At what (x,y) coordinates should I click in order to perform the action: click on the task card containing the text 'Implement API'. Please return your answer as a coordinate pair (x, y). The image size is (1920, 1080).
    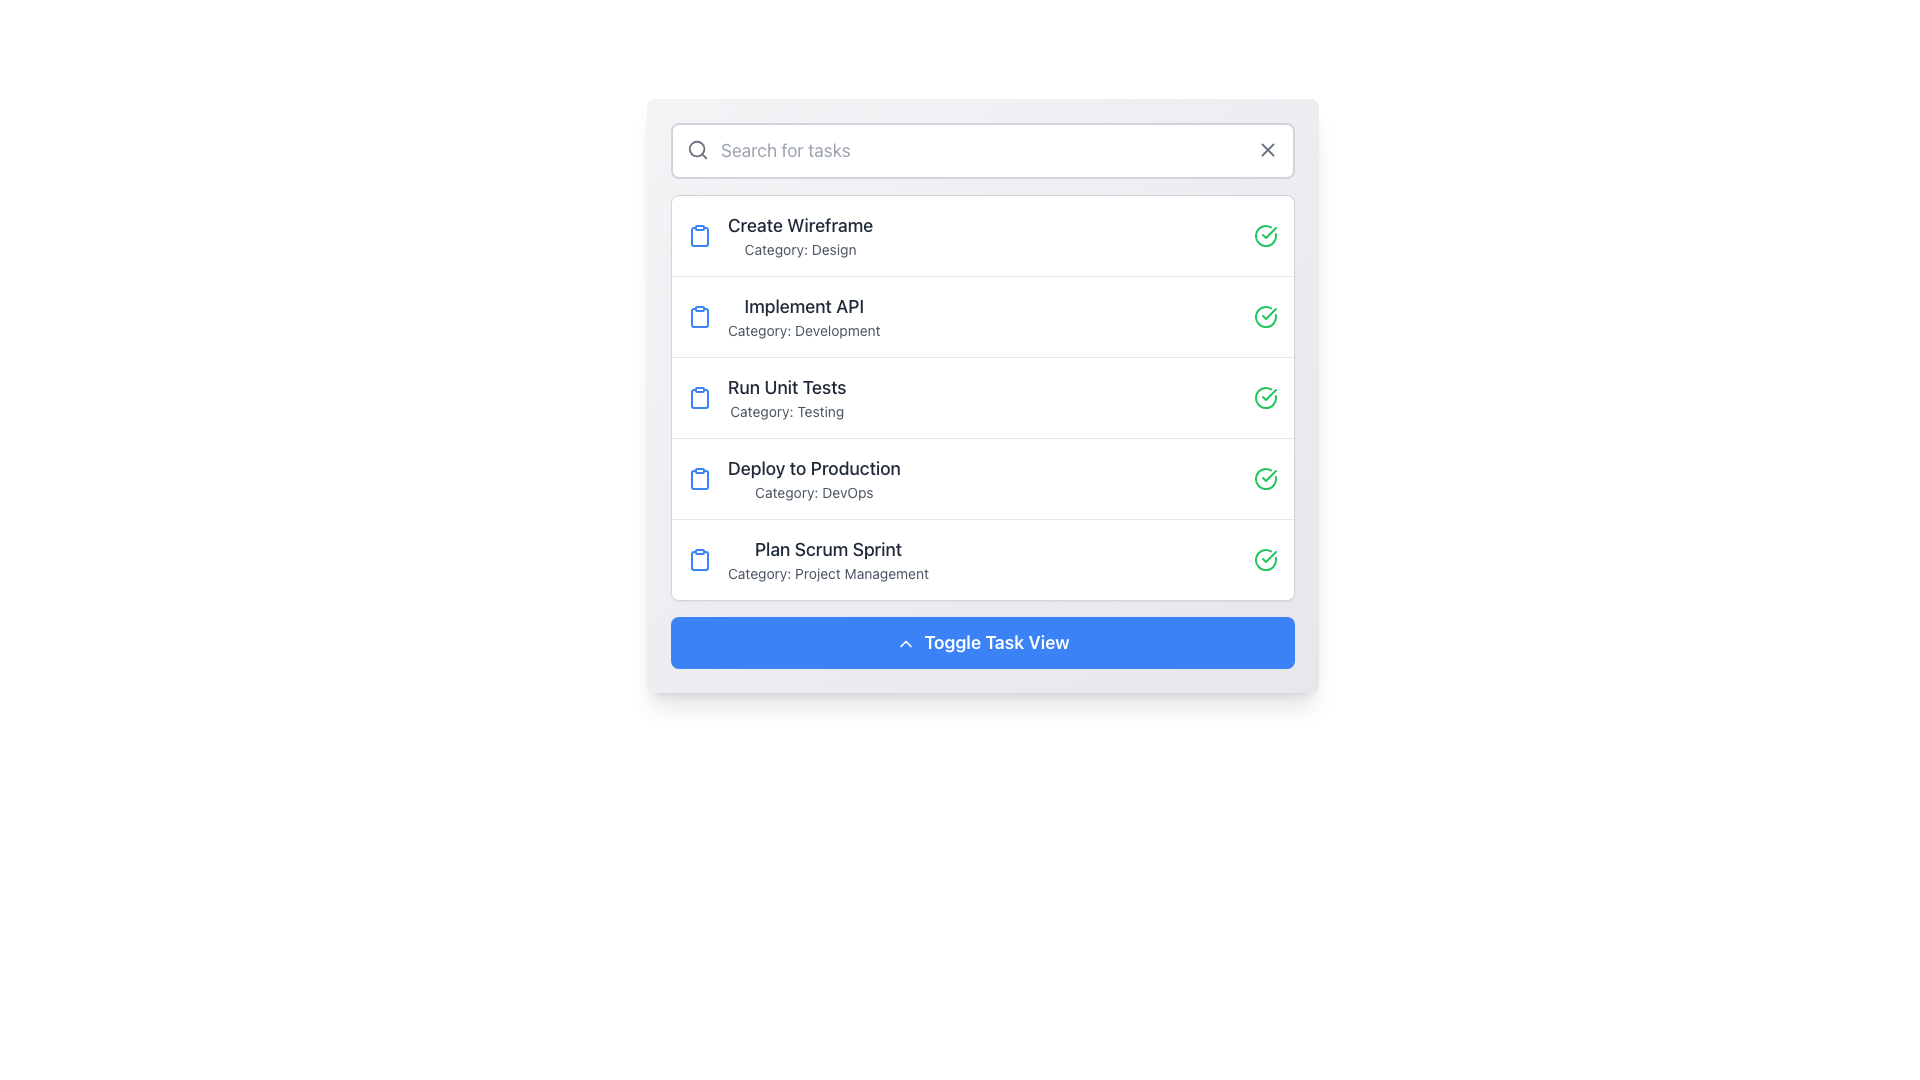
    Looking at the image, I should click on (804, 315).